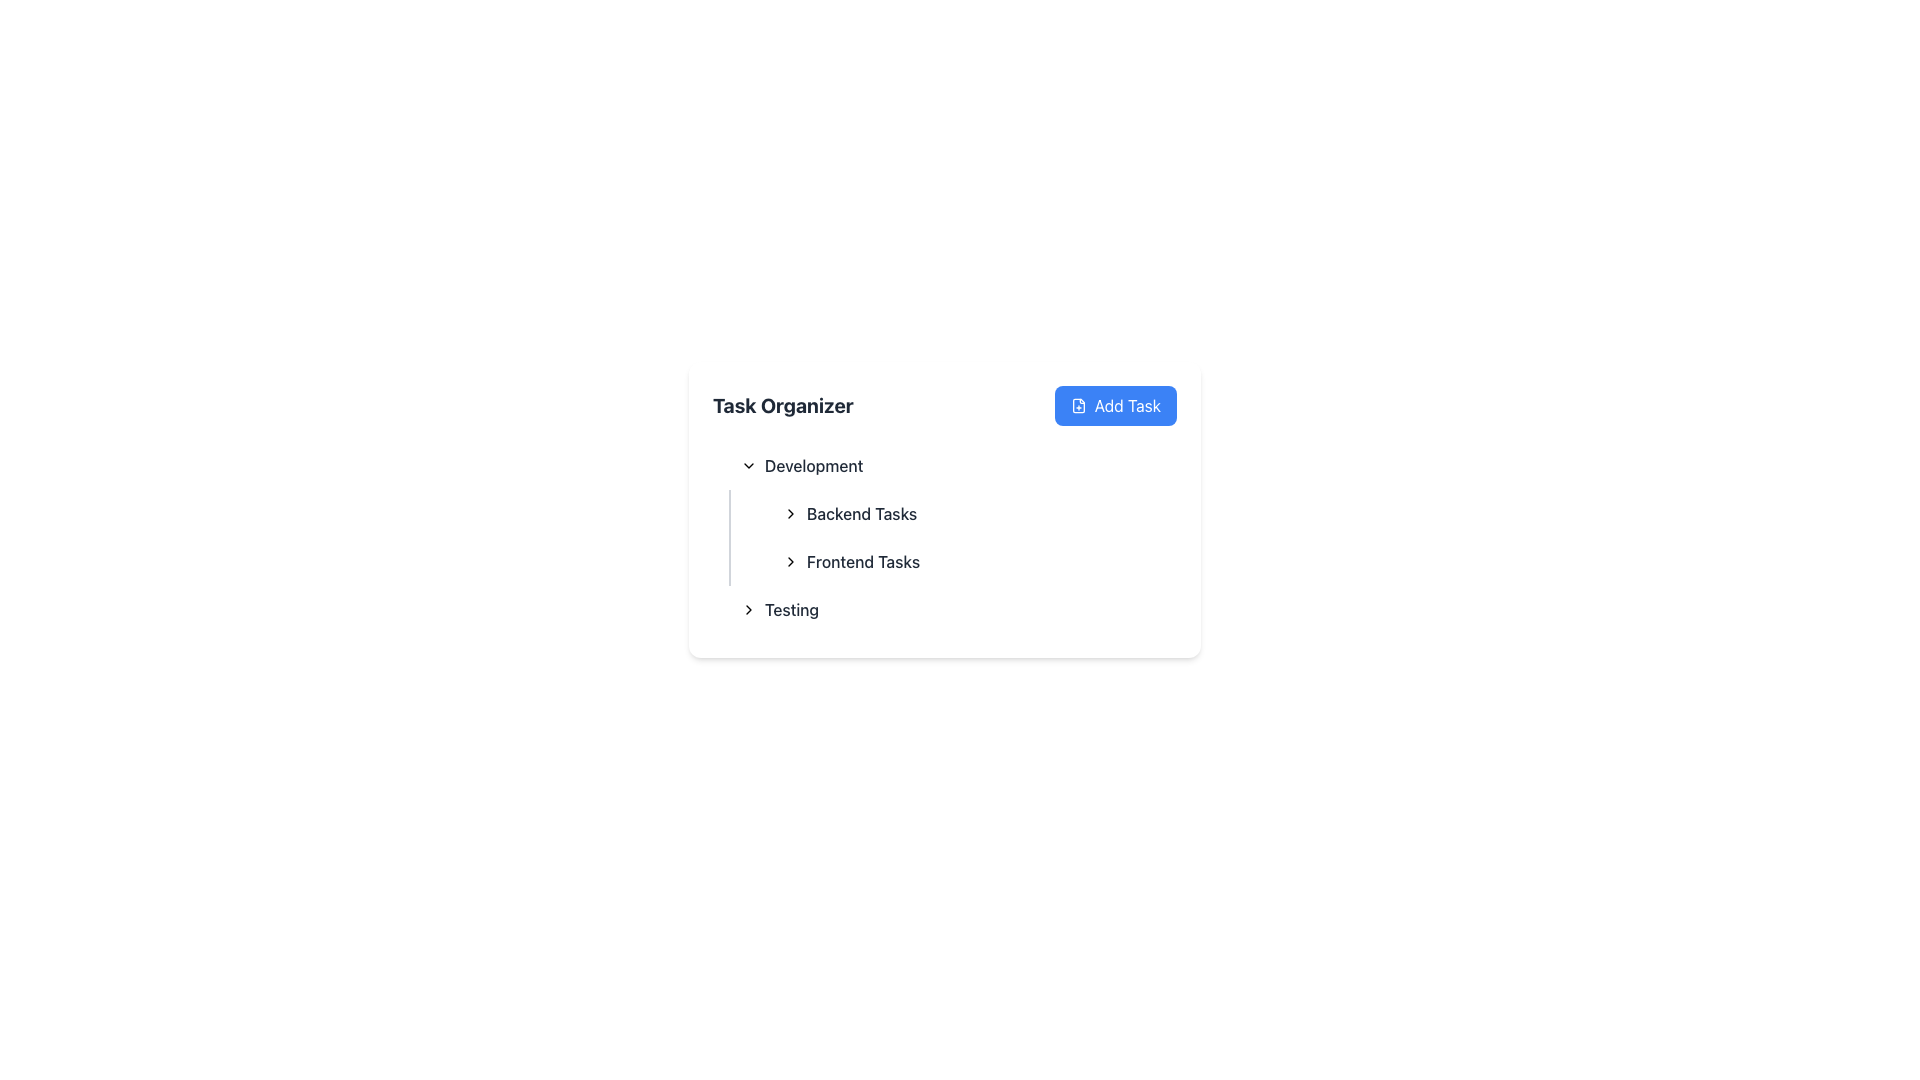 The width and height of the screenshot is (1920, 1080). What do you see at coordinates (814, 466) in the screenshot?
I see `the 'Development' text label element` at bounding box center [814, 466].